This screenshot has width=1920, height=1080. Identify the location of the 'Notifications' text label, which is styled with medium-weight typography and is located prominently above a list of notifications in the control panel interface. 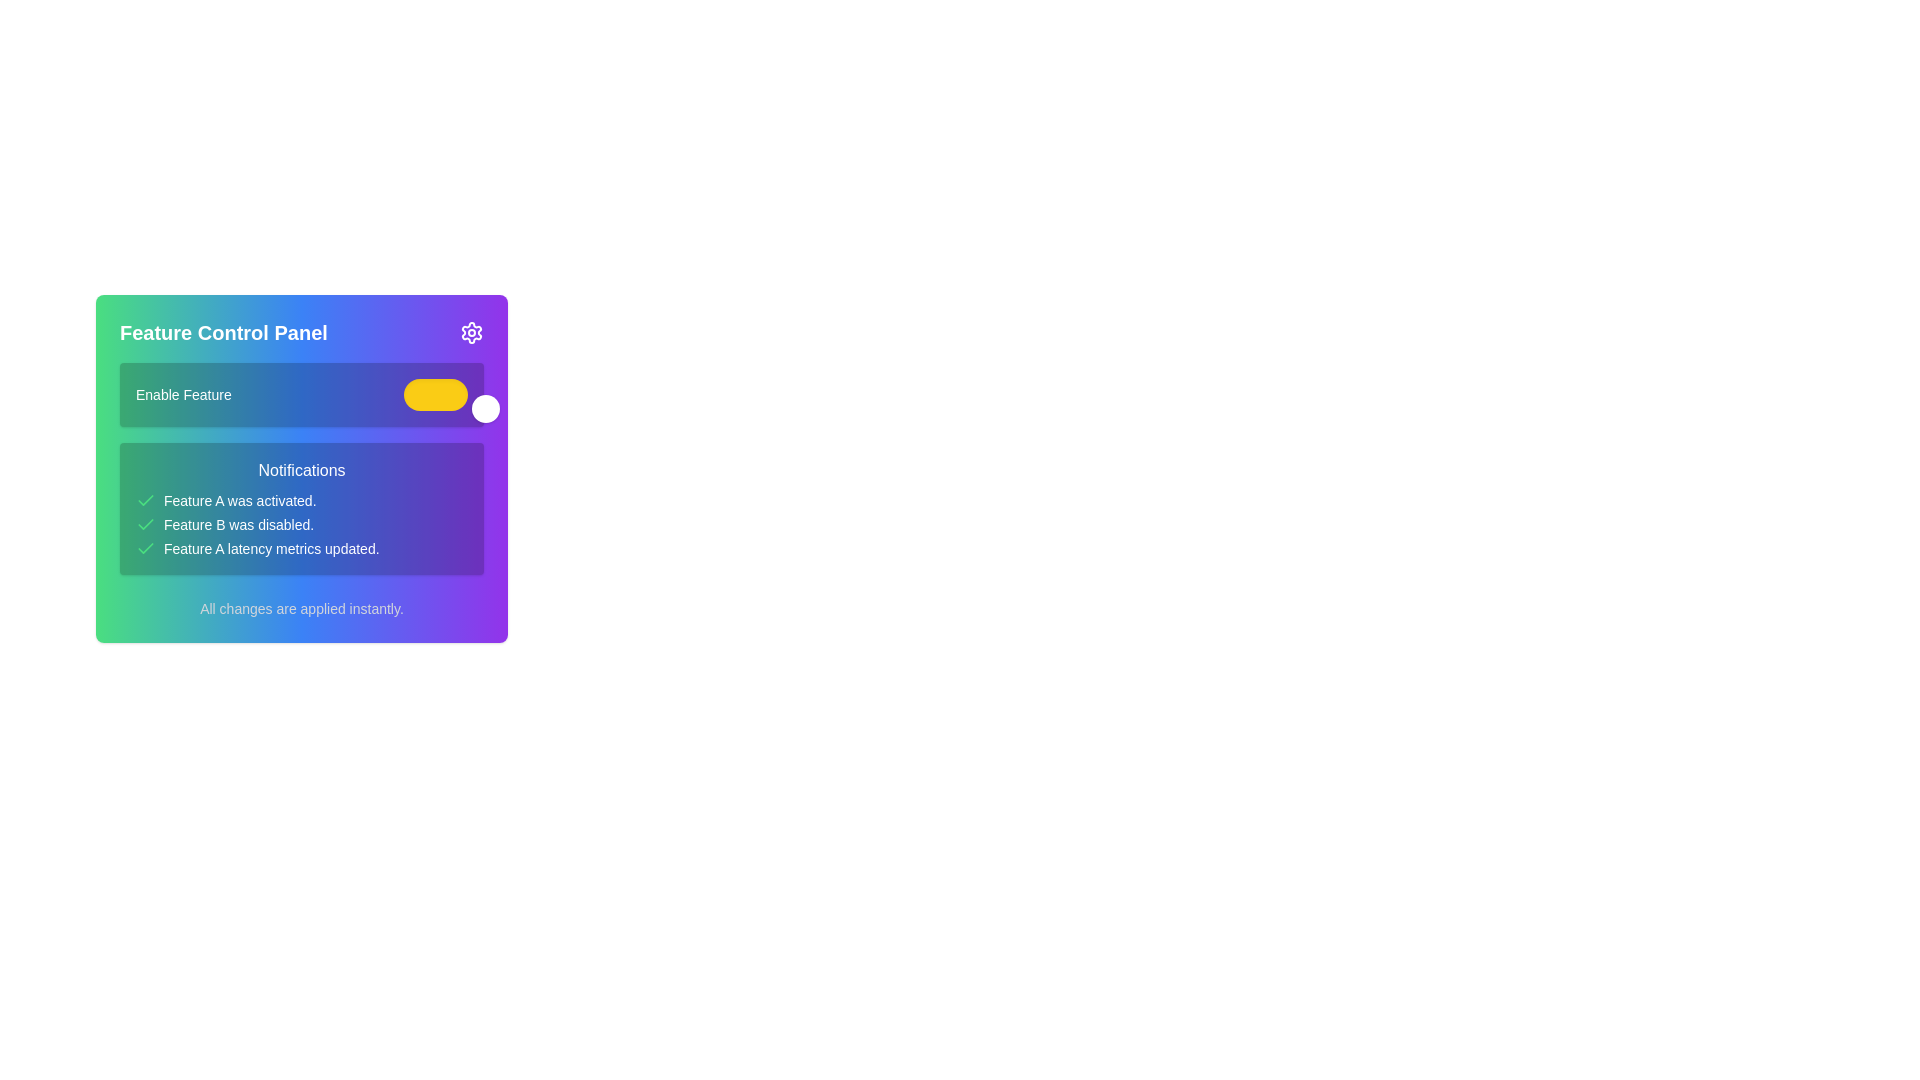
(301, 470).